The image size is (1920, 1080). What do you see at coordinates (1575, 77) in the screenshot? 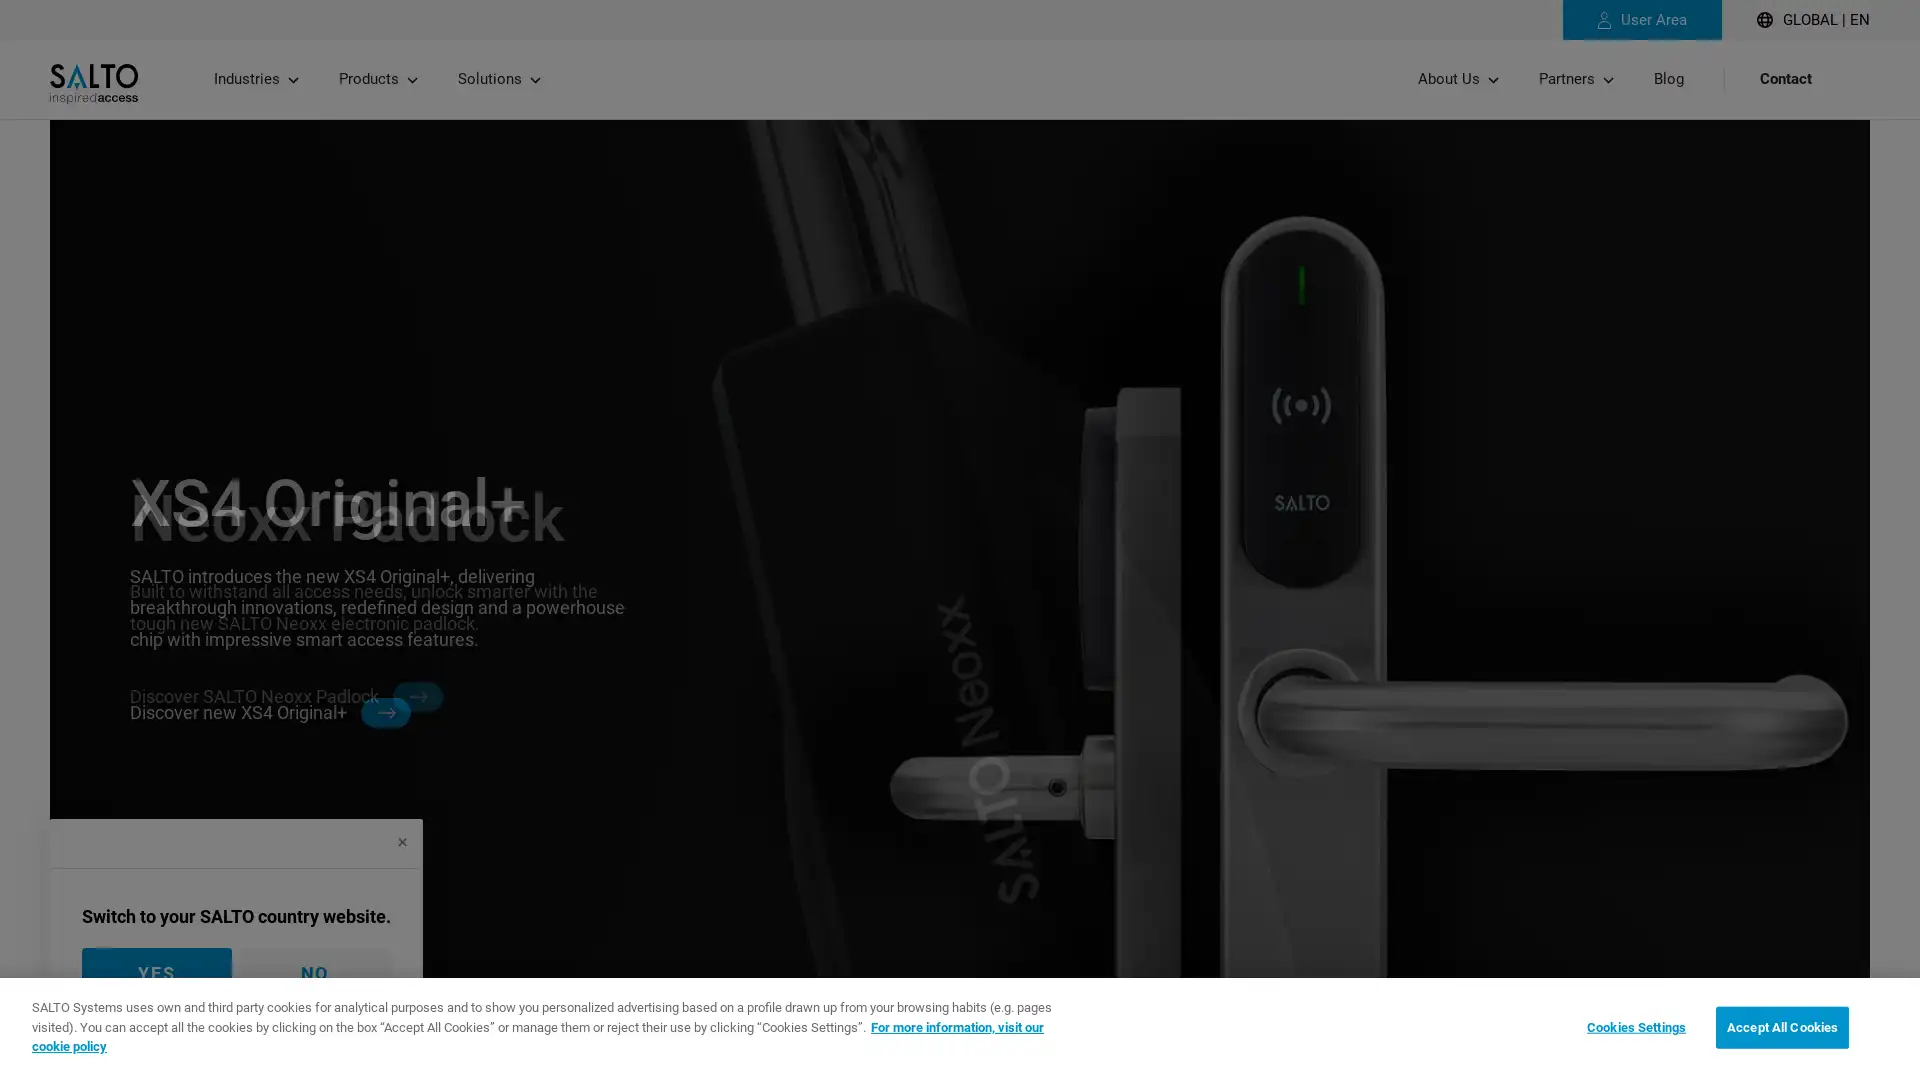
I see `Partners` at bounding box center [1575, 77].